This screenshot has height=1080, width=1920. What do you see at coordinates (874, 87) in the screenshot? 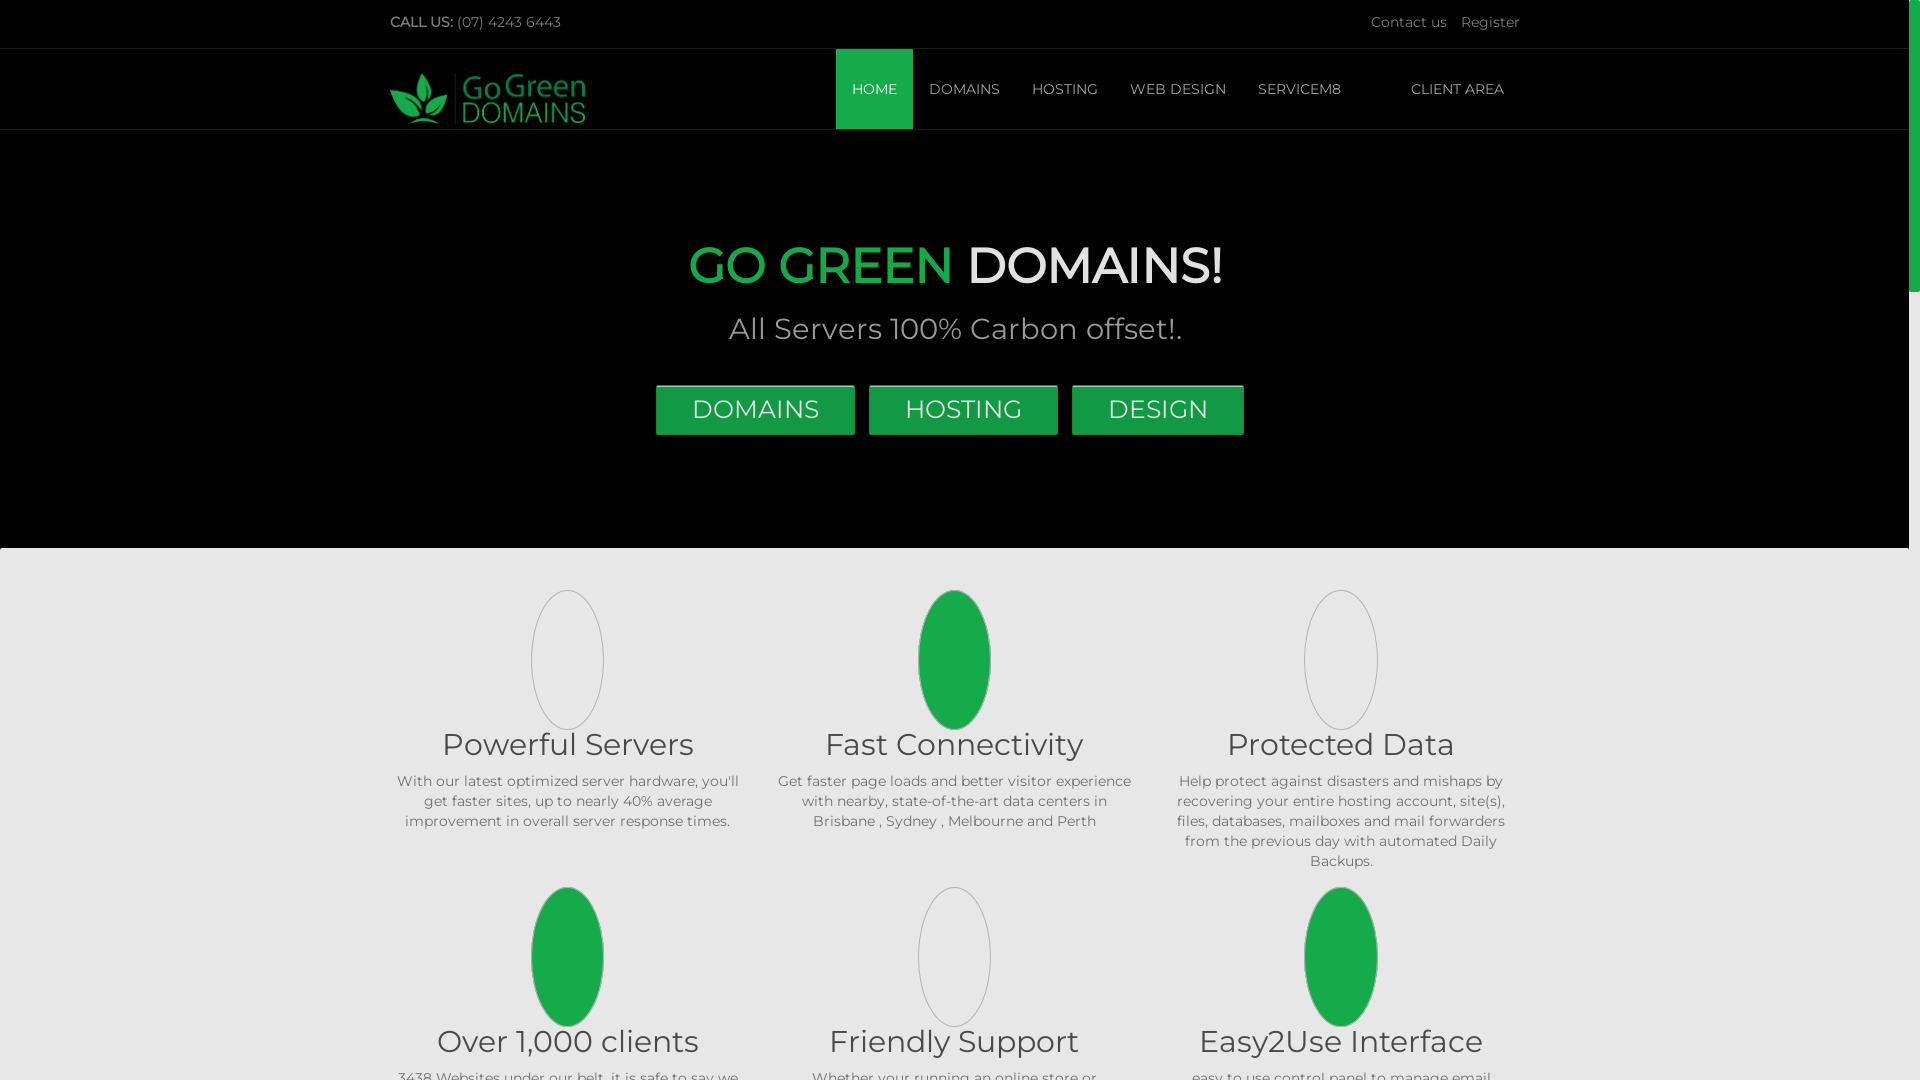
I see `'HOME'` at bounding box center [874, 87].